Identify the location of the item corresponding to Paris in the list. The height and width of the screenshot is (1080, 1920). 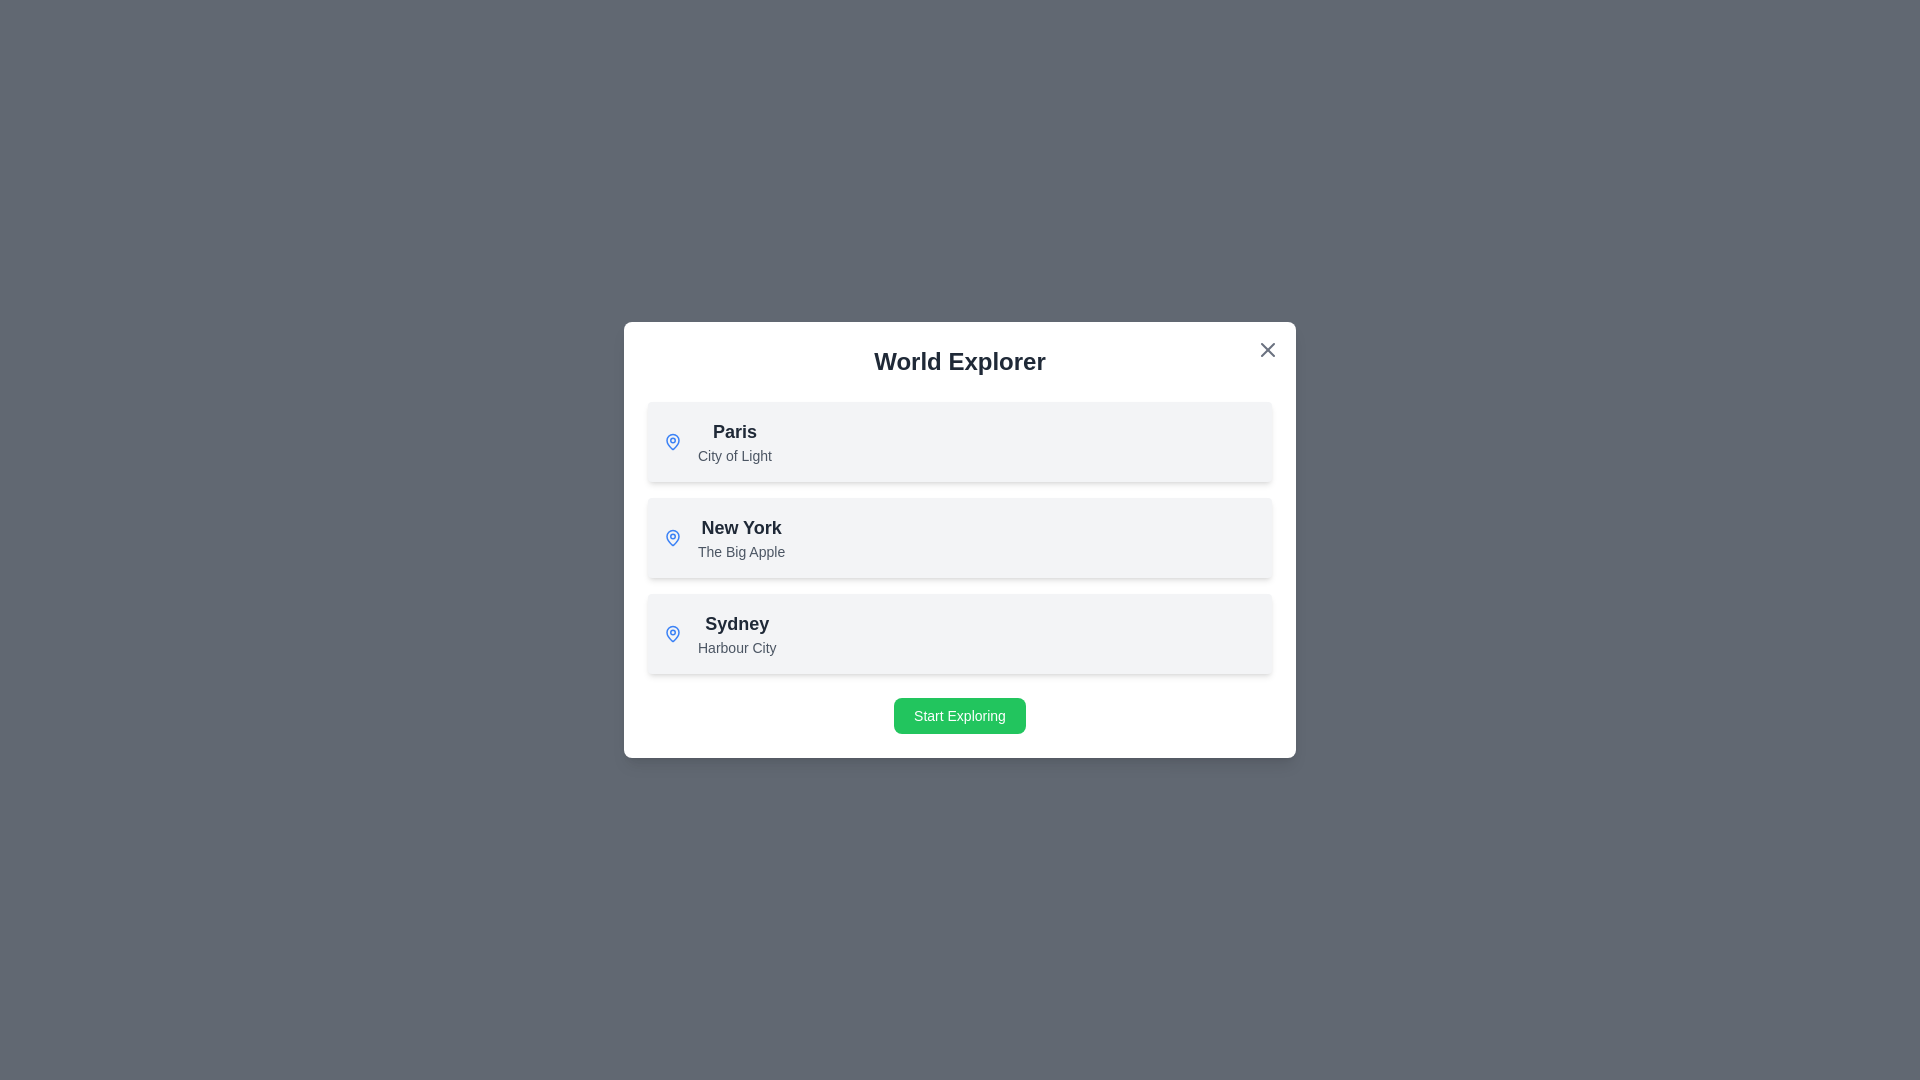
(960, 441).